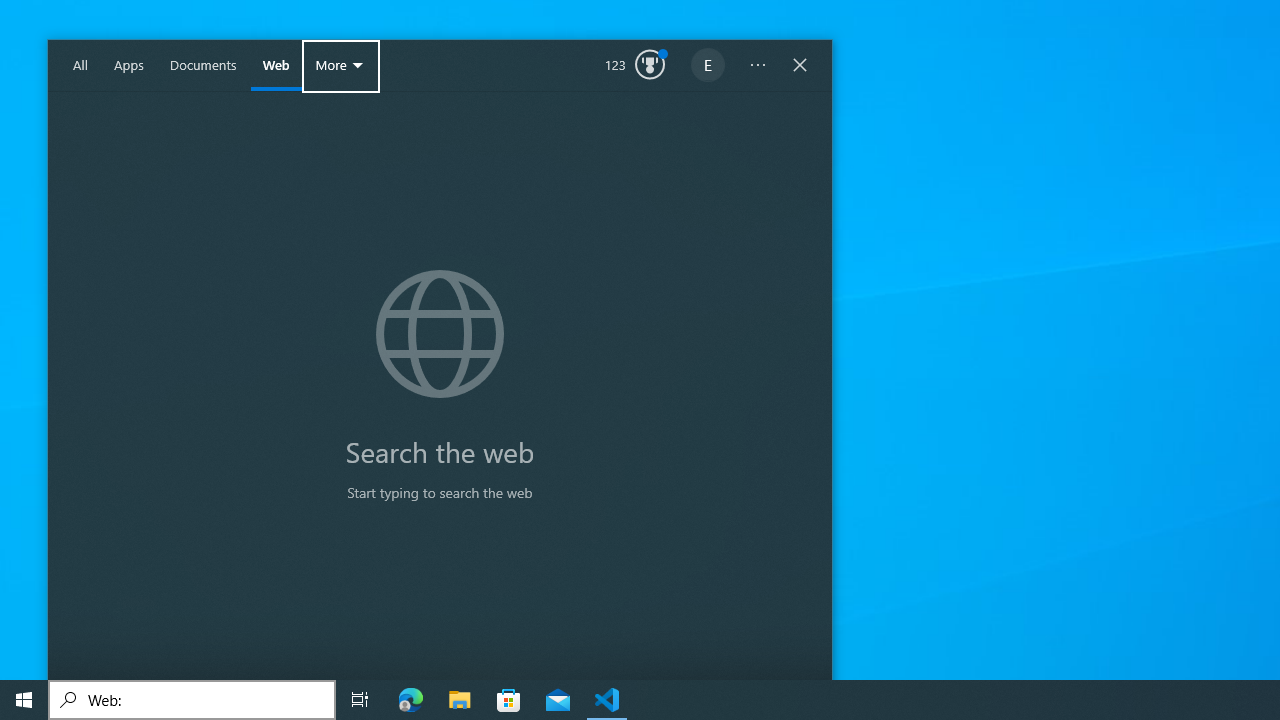 This screenshot has height=720, width=1280. What do you see at coordinates (80, 65) in the screenshot?
I see `'All'` at bounding box center [80, 65].